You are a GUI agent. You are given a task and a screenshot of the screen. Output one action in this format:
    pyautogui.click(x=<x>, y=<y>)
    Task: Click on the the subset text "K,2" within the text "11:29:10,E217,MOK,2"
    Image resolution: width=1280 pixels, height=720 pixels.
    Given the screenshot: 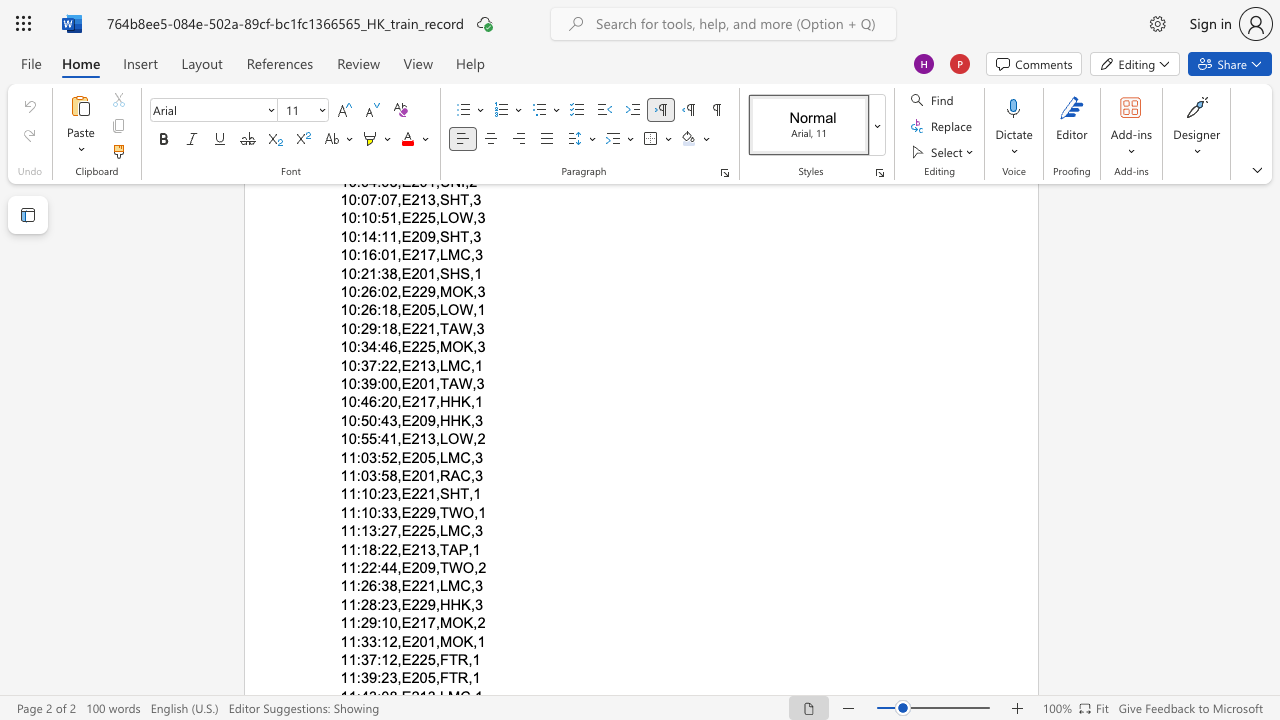 What is the action you would take?
    pyautogui.click(x=462, y=622)
    